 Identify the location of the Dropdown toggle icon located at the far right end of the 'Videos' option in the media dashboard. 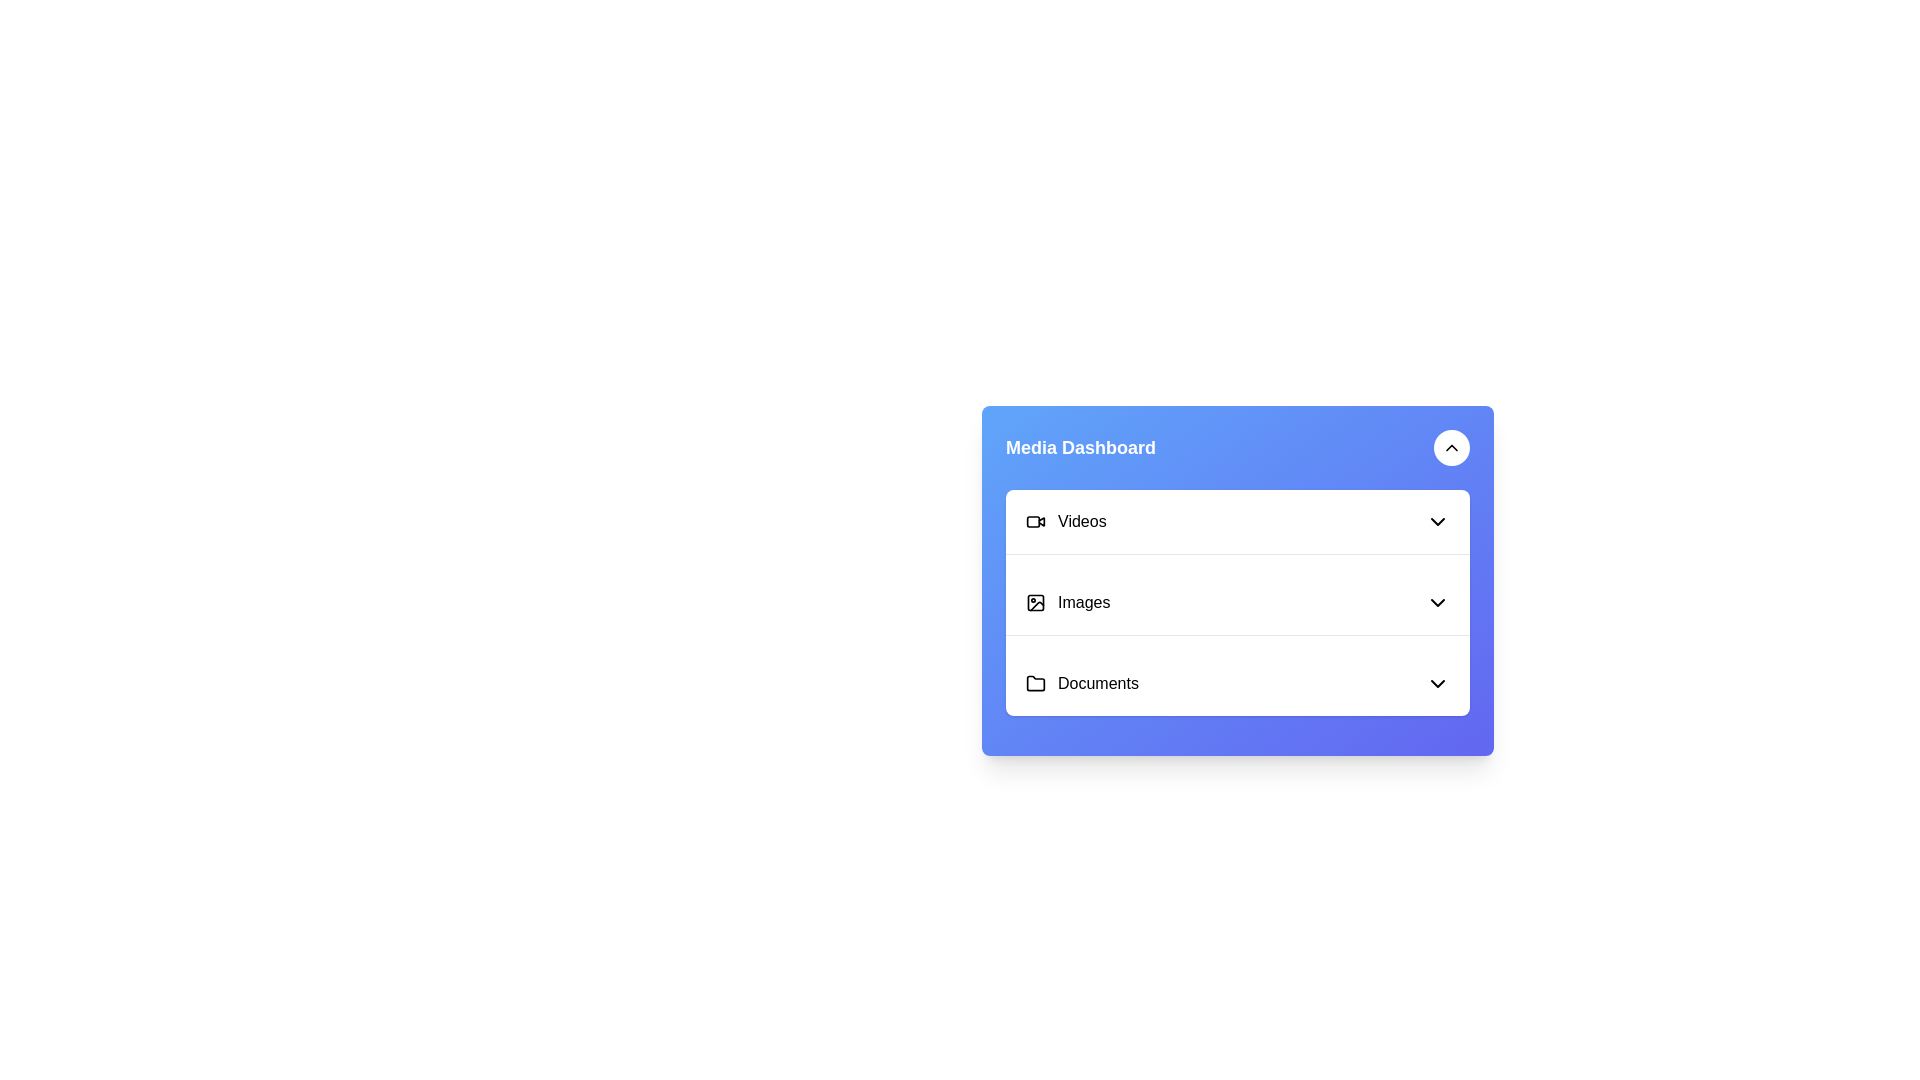
(1437, 520).